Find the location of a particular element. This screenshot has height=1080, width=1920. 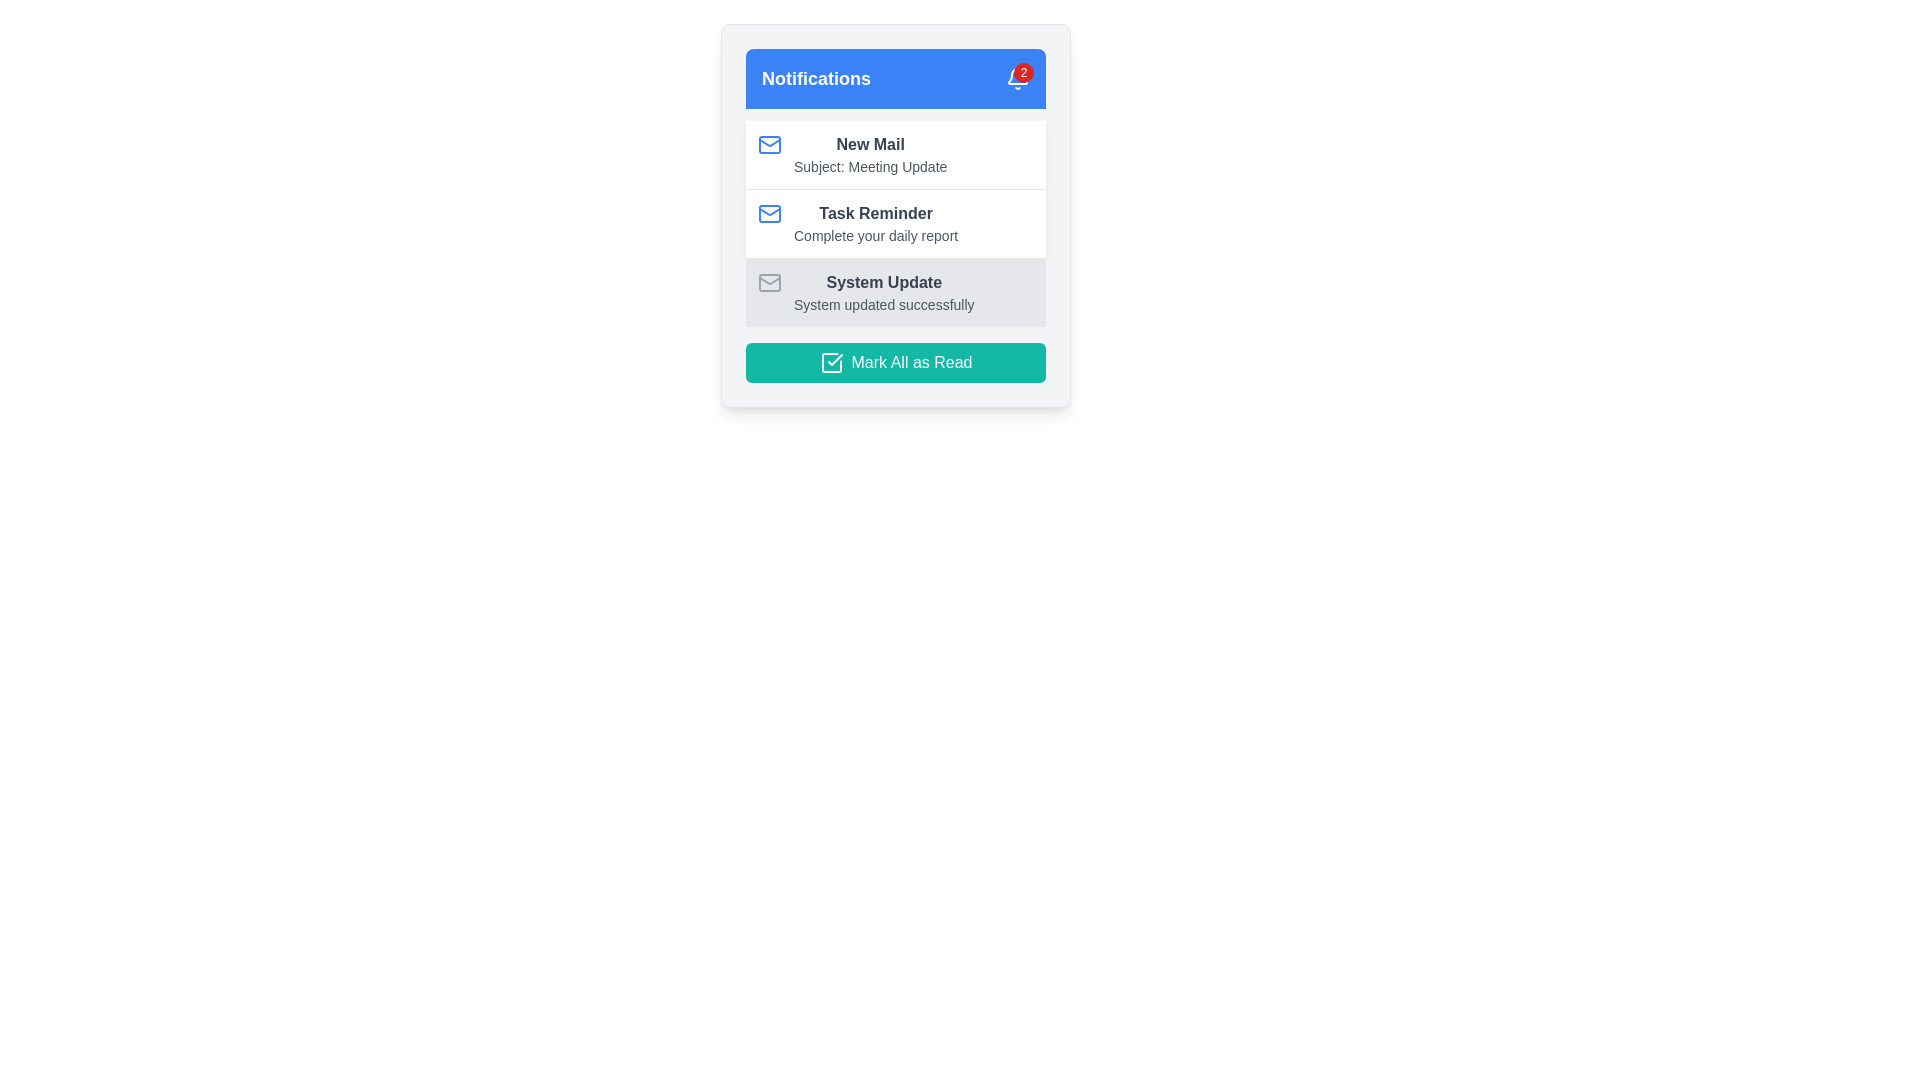

the text label within the button at the bottom of the notification panel is located at coordinates (911, 362).